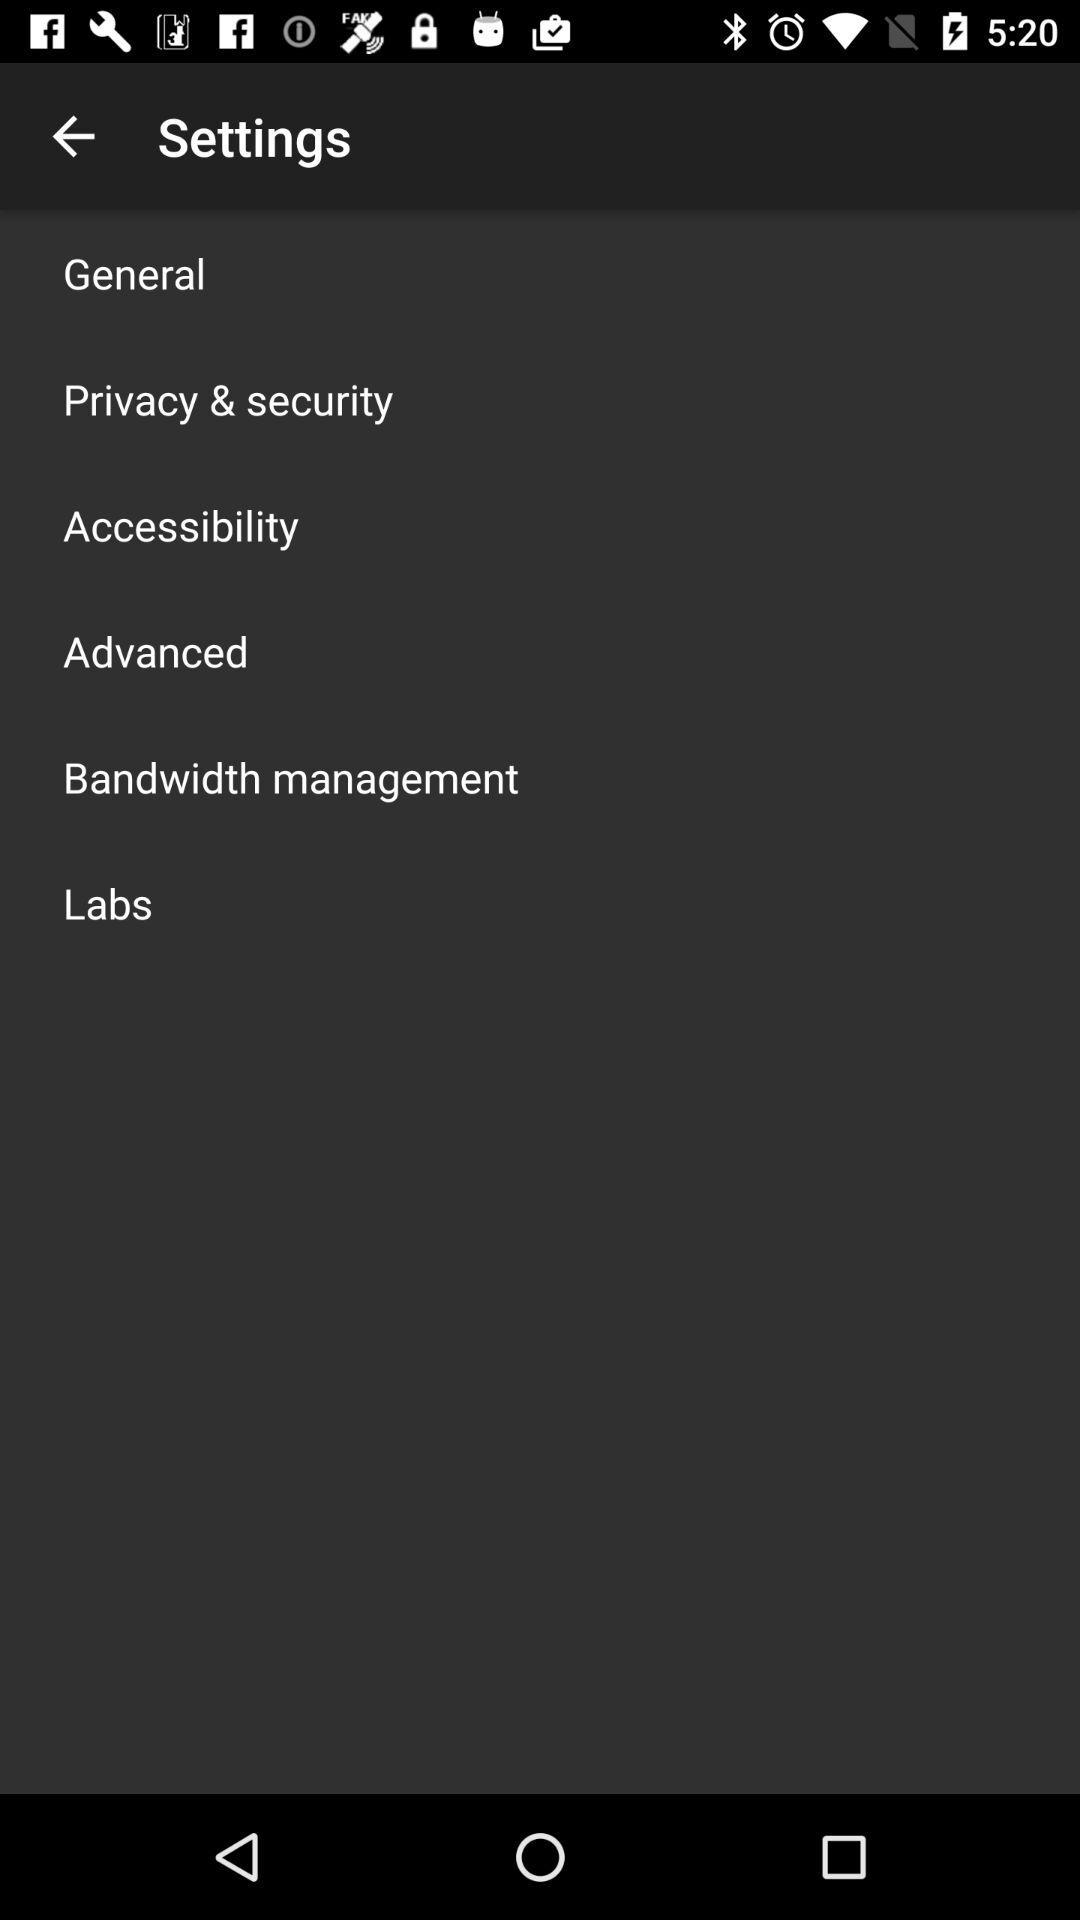 The image size is (1080, 1920). I want to click on bandwidth management app, so click(290, 776).